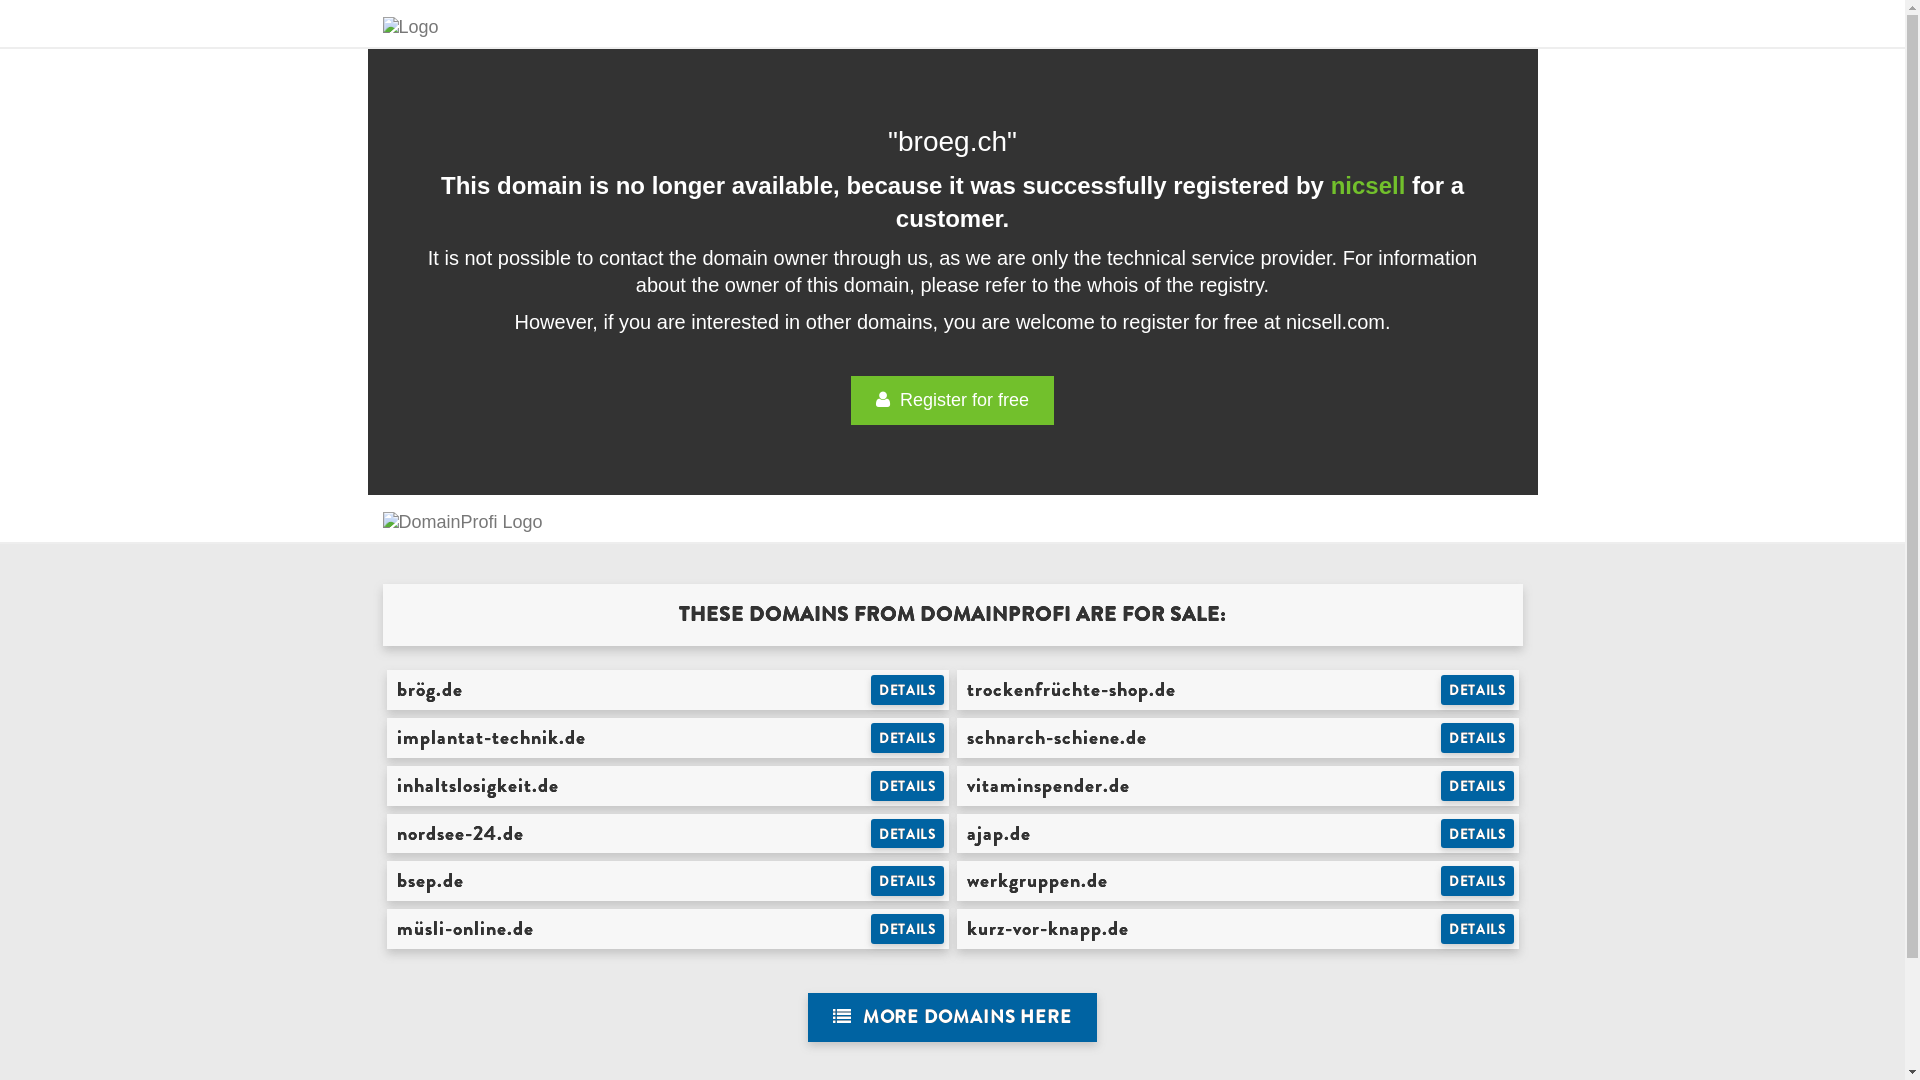  Describe the element at coordinates (870, 785) in the screenshot. I see `'DETAILS'` at that location.